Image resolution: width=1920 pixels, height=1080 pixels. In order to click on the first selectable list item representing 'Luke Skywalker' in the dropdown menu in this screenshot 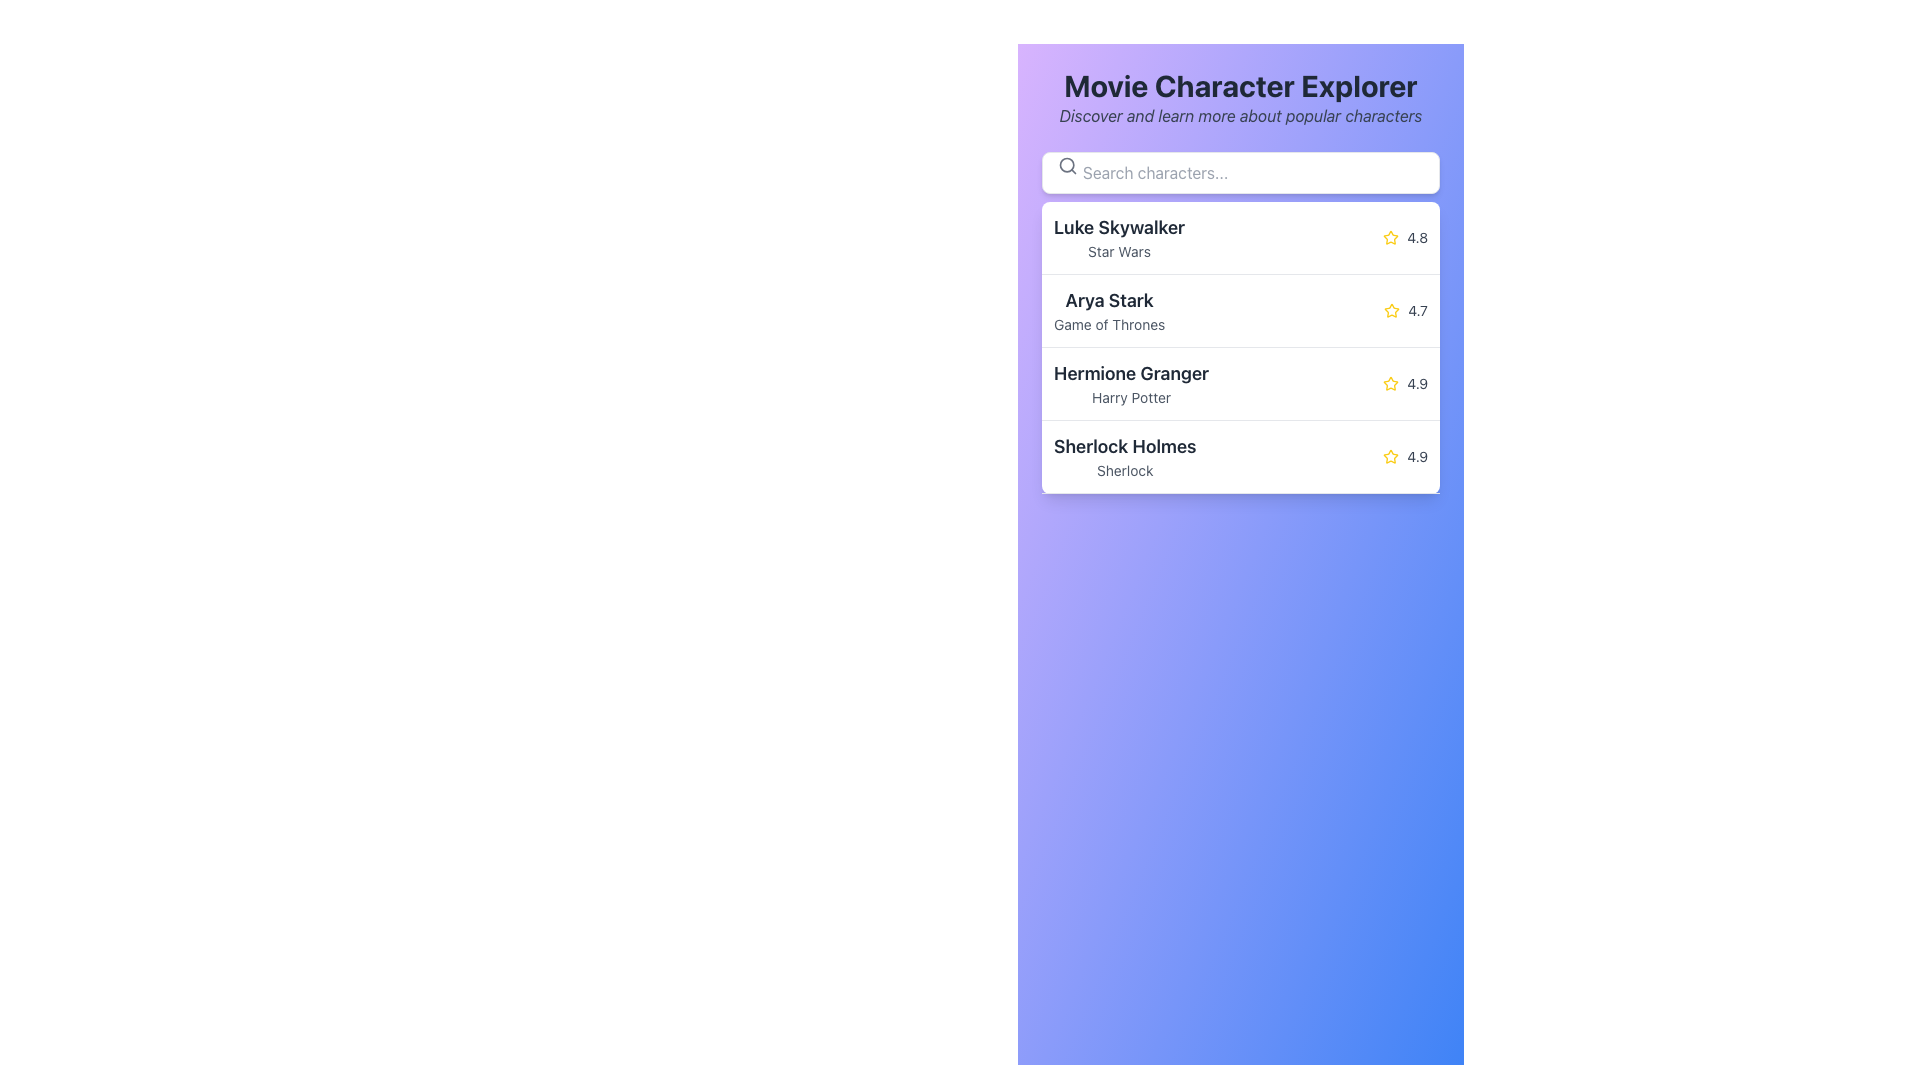, I will do `click(1240, 237)`.